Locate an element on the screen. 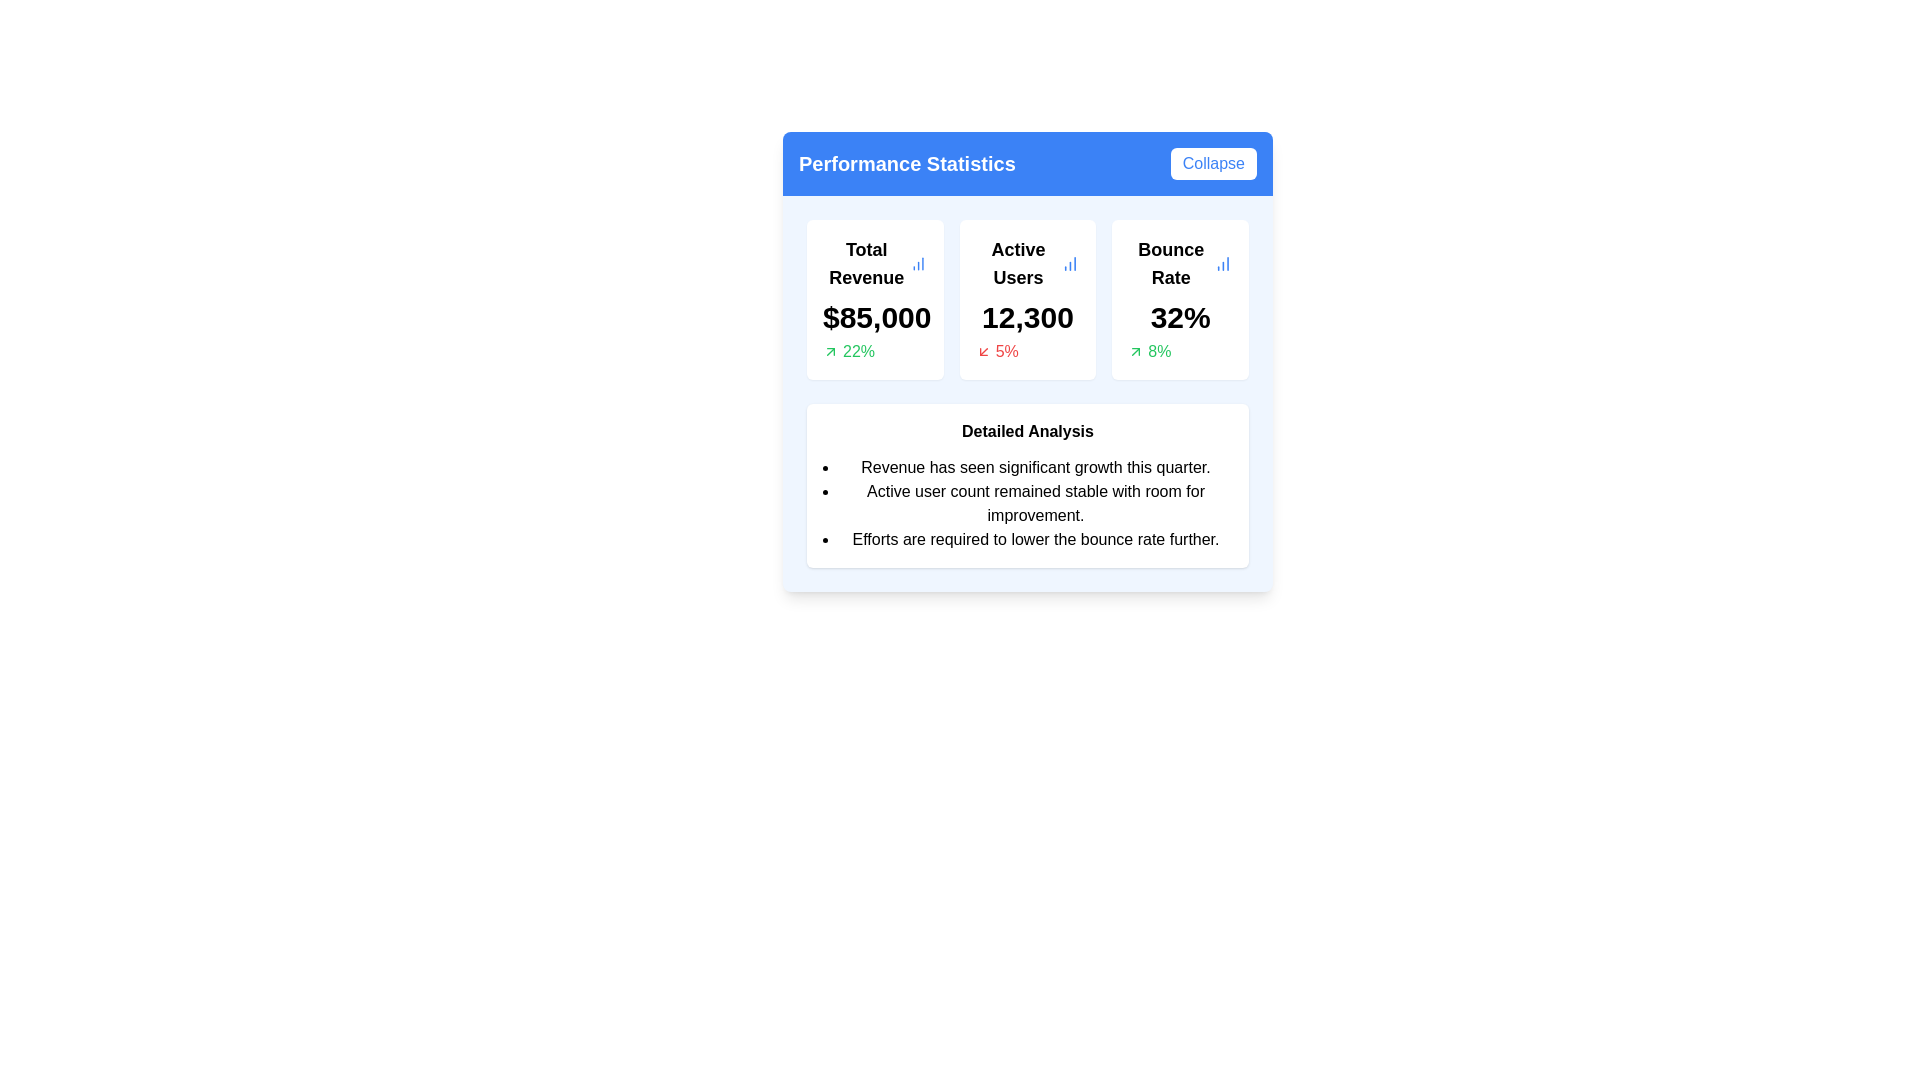 This screenshot has width=1920, height=1080. the text element reading 'Revenue has seen significant growth this quarter.' which is the first item in a bullet-pointed list under the section titled 'Detailed Analysis.' is located at coordinates (1036, 467).